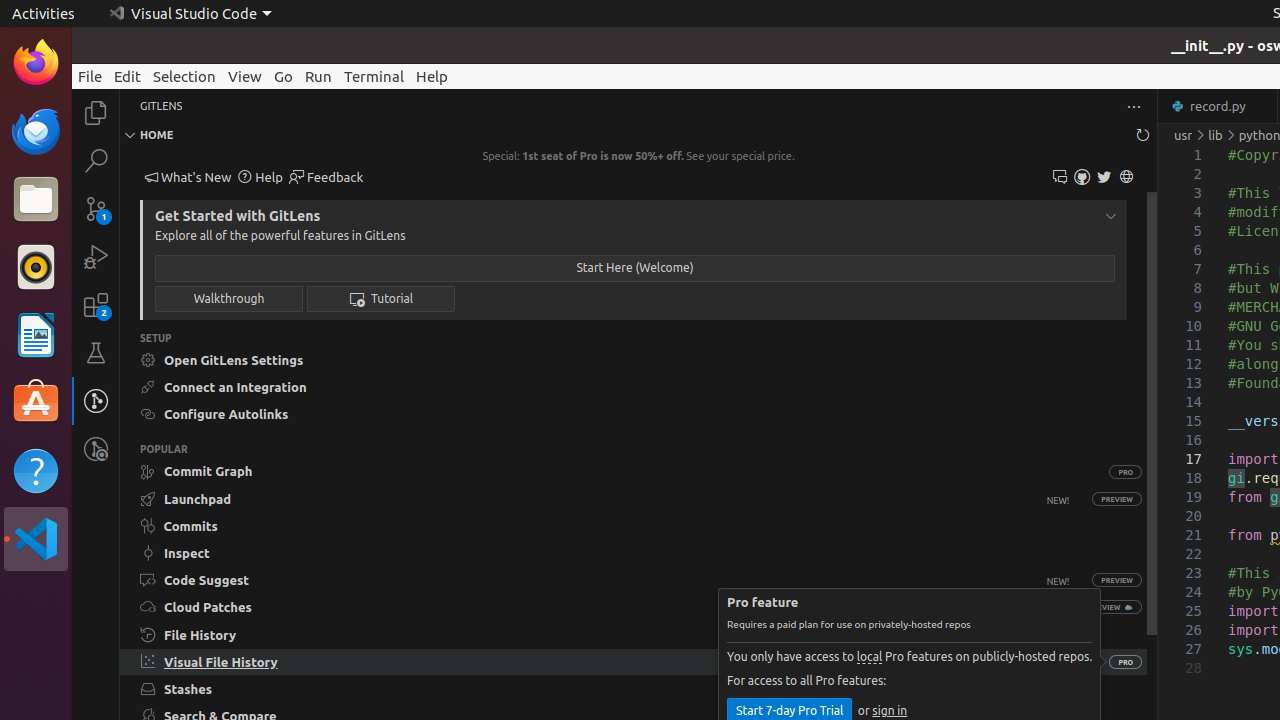 This screenshot has height=720, width=1280. What do you see at coordinates (381, 298) in the screenshot?
I see `' Tutorial'` at bounding box center [381, 298].